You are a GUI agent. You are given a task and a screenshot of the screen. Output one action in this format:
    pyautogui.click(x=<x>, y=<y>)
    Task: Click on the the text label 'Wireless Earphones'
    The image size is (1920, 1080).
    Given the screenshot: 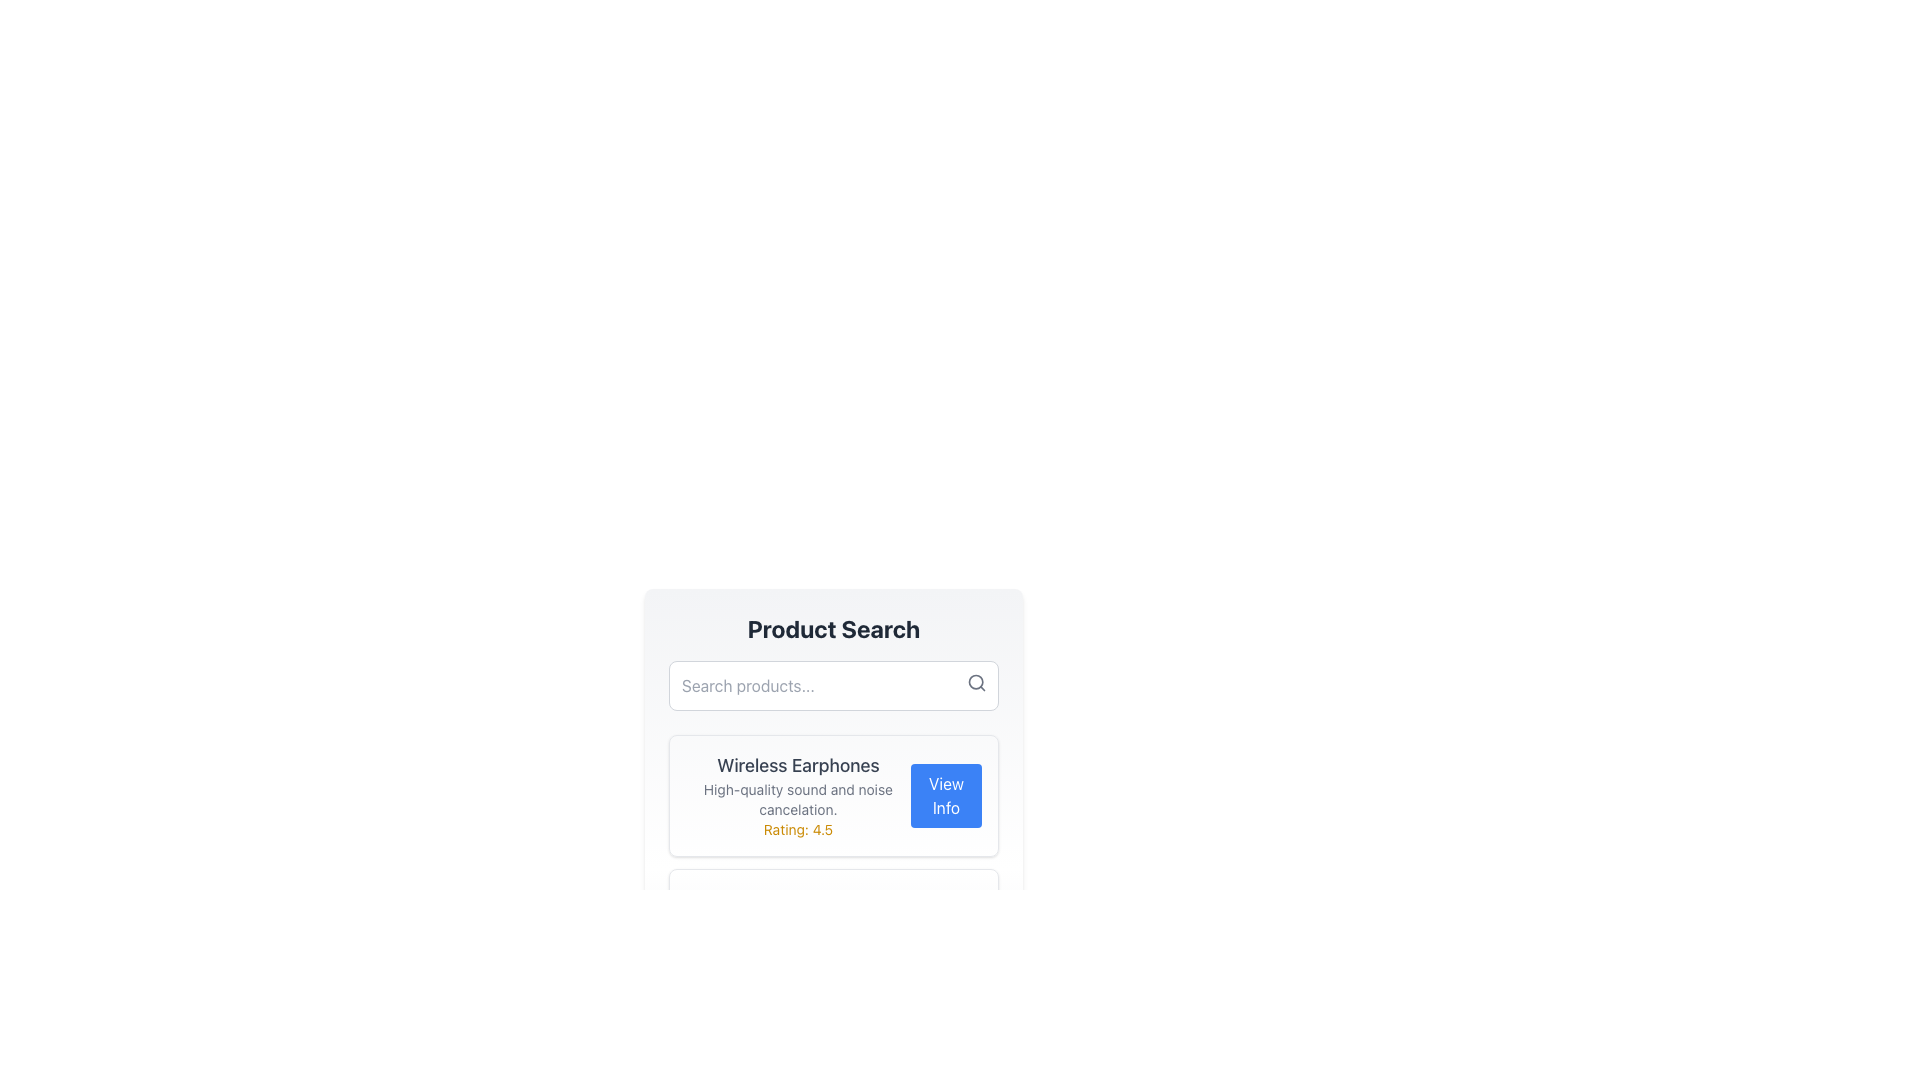 What is the action you would take?
    pyautogui.click(x=797, y=765)
    